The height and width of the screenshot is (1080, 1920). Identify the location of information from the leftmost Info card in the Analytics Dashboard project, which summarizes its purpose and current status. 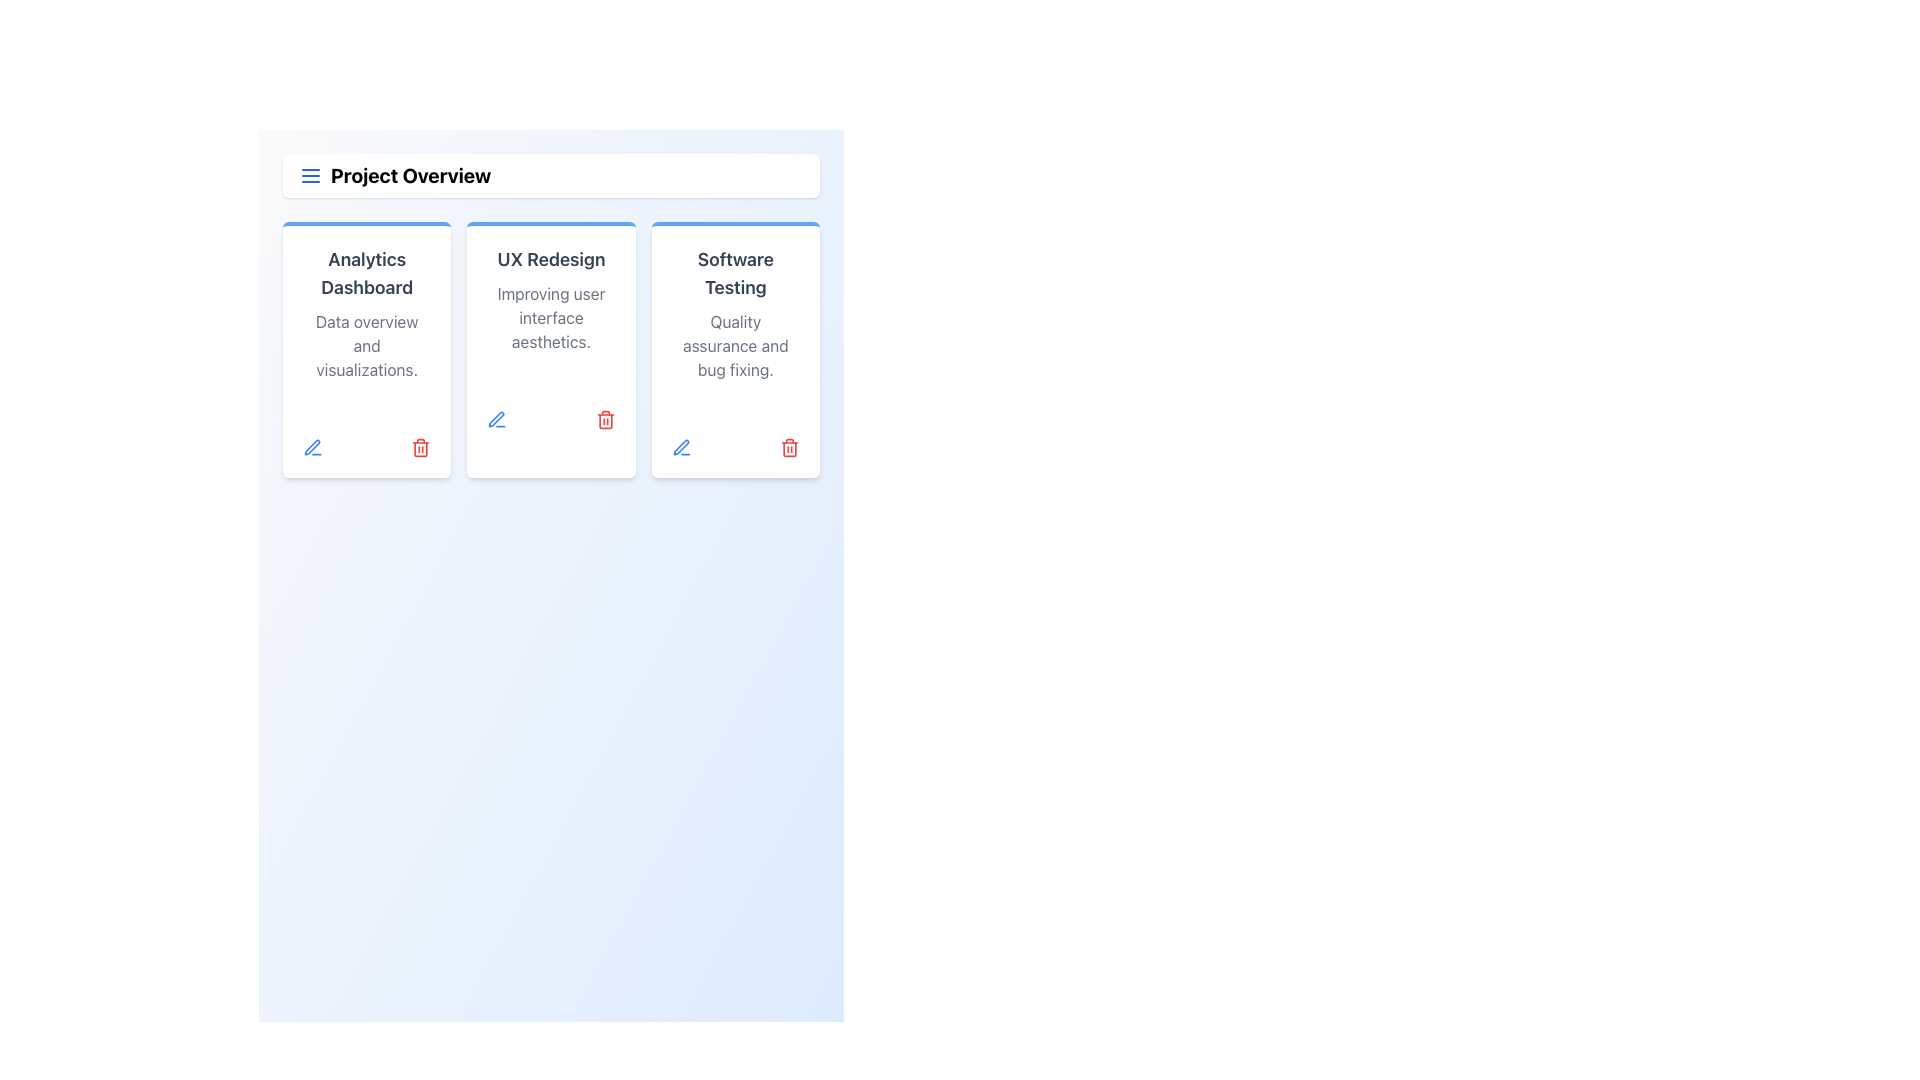
(367, 349).